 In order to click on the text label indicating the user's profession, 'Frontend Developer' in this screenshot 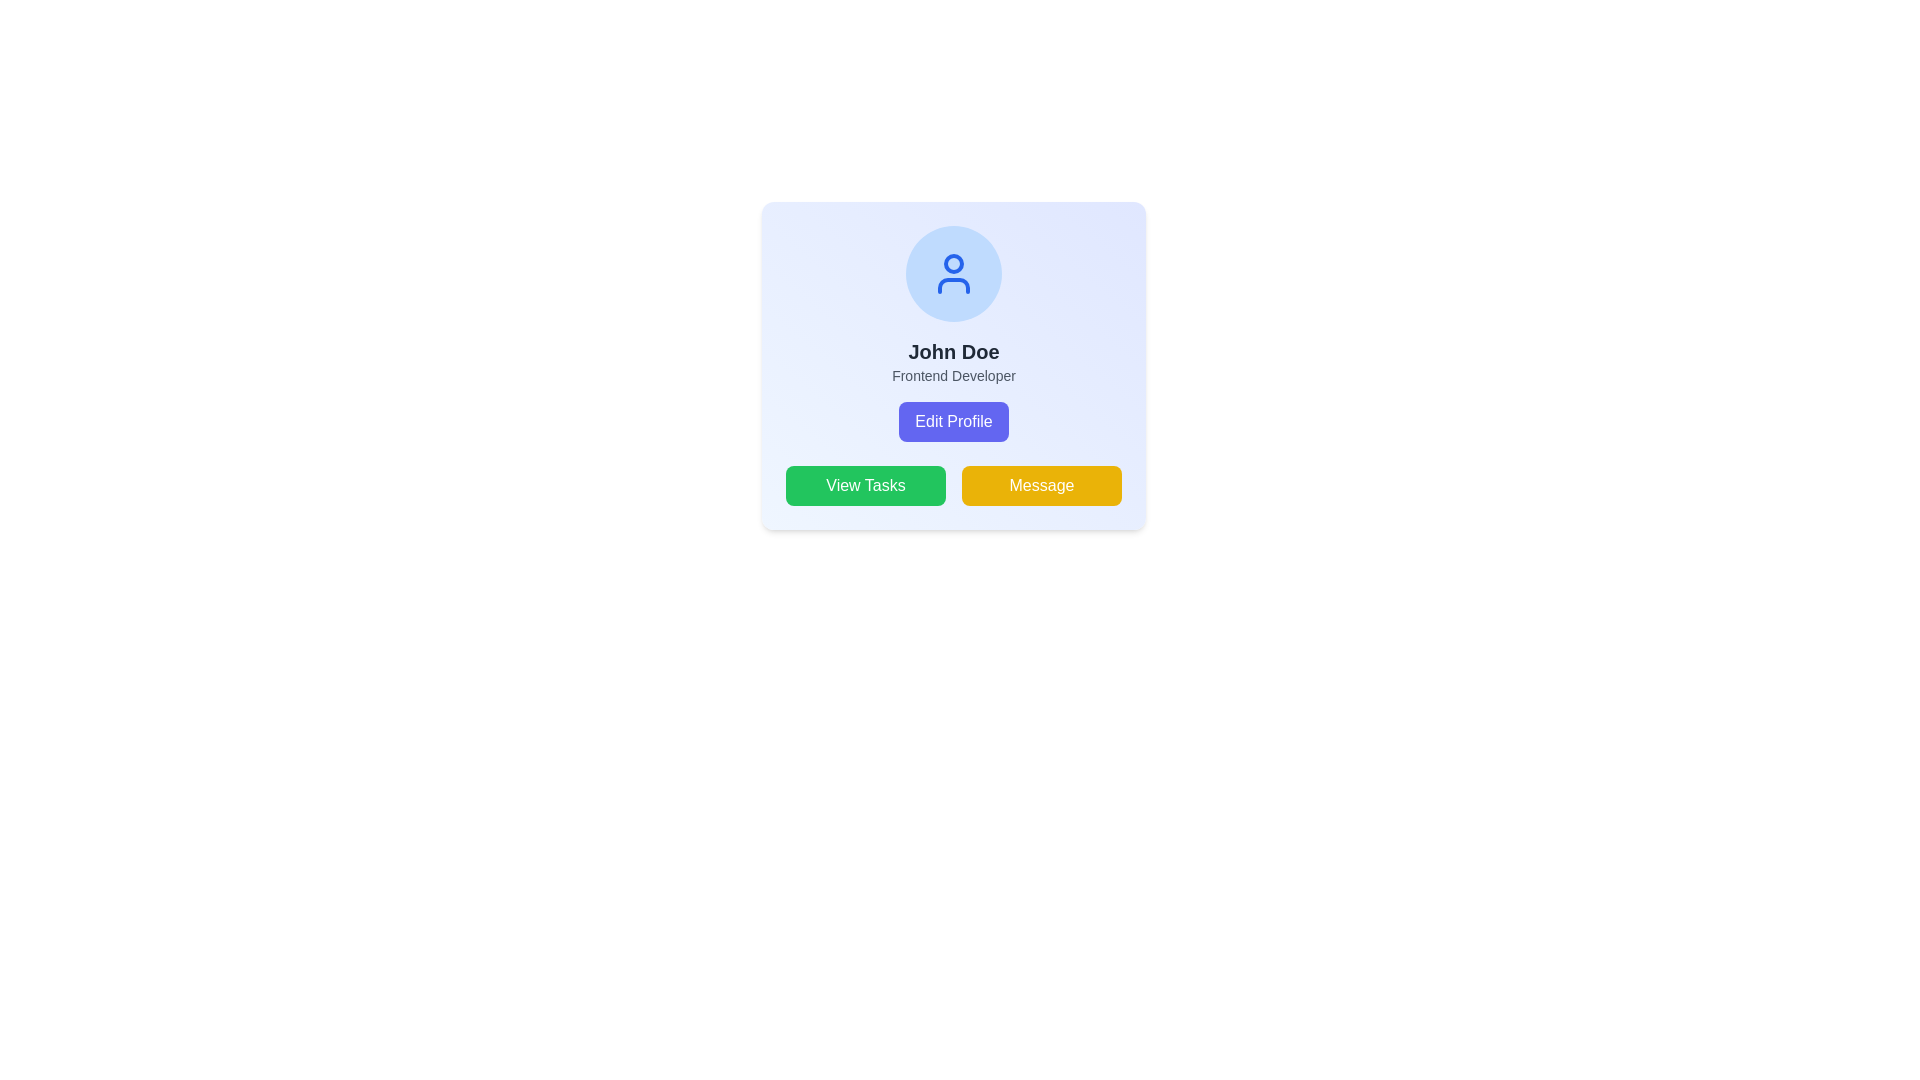, I will do `click(953, 375)`.